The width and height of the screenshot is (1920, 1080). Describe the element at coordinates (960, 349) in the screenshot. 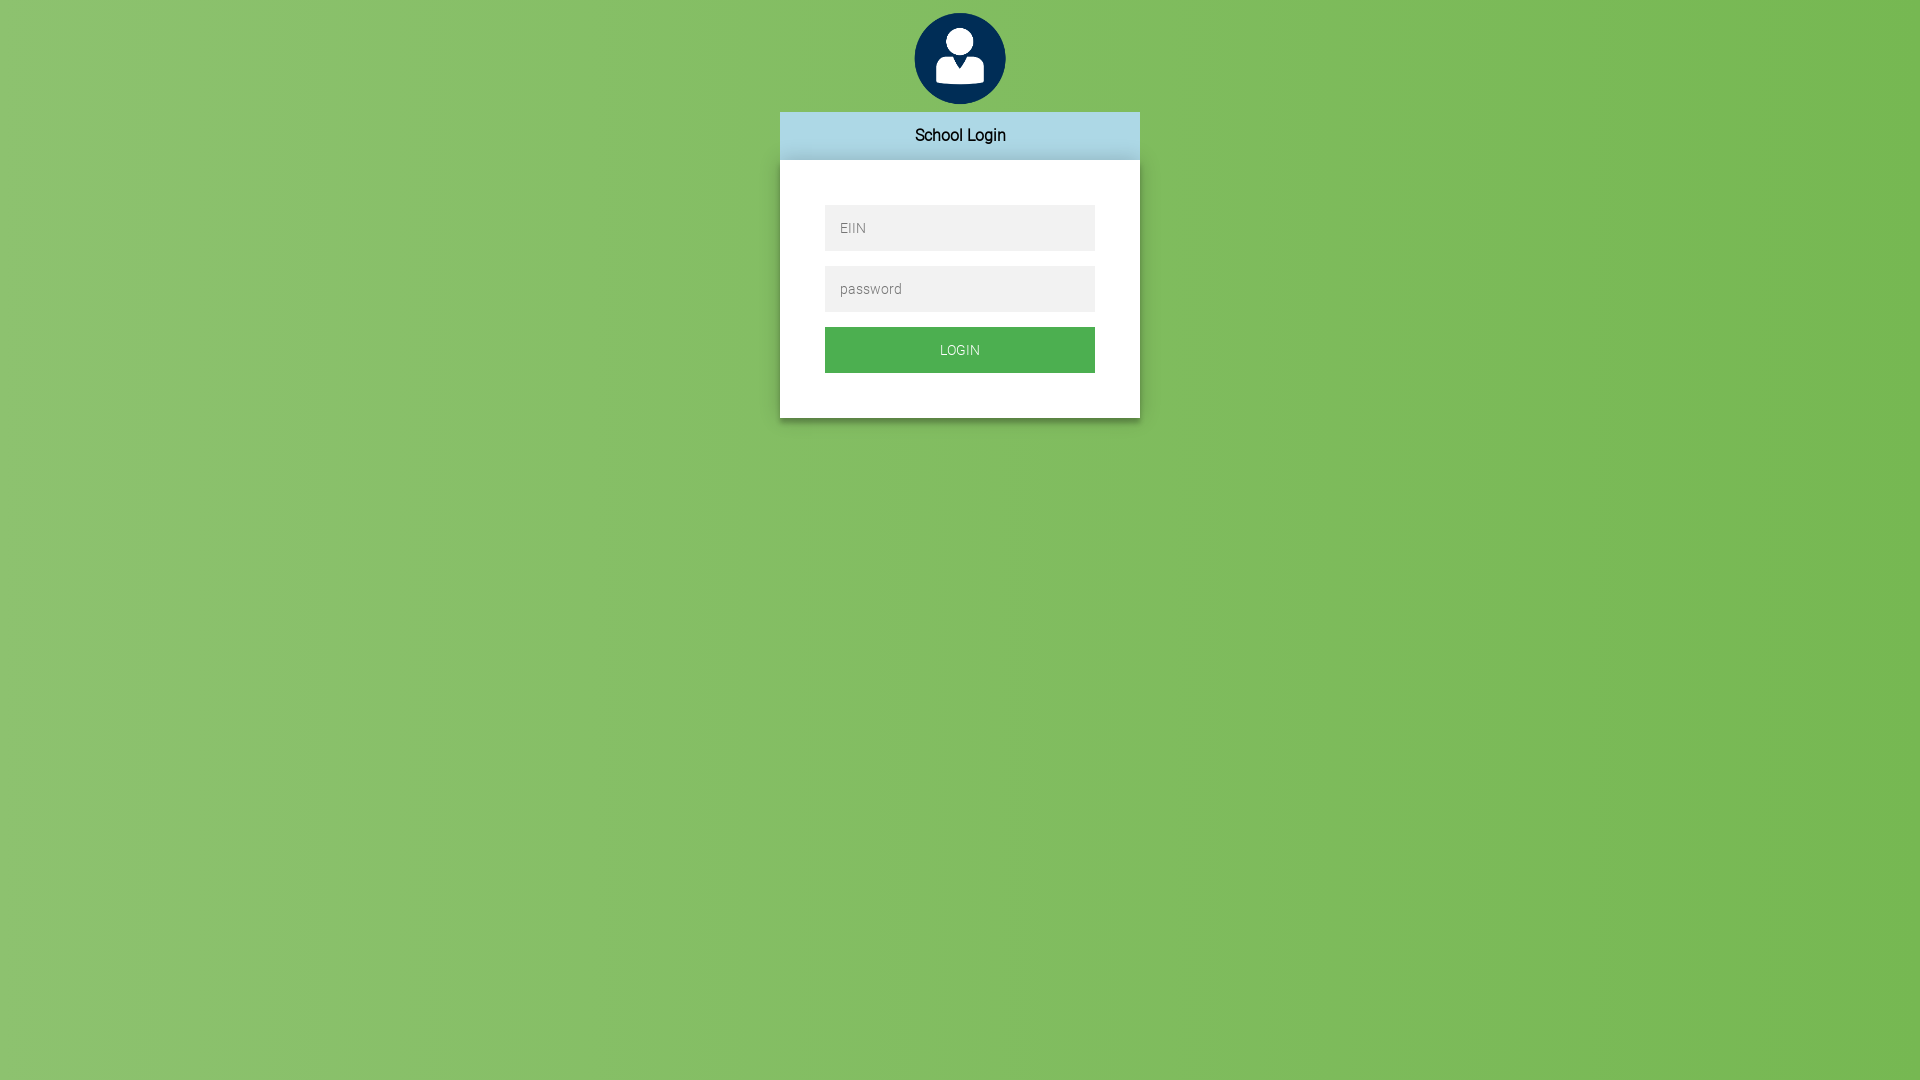

I see `'LOGIN'` at that location.